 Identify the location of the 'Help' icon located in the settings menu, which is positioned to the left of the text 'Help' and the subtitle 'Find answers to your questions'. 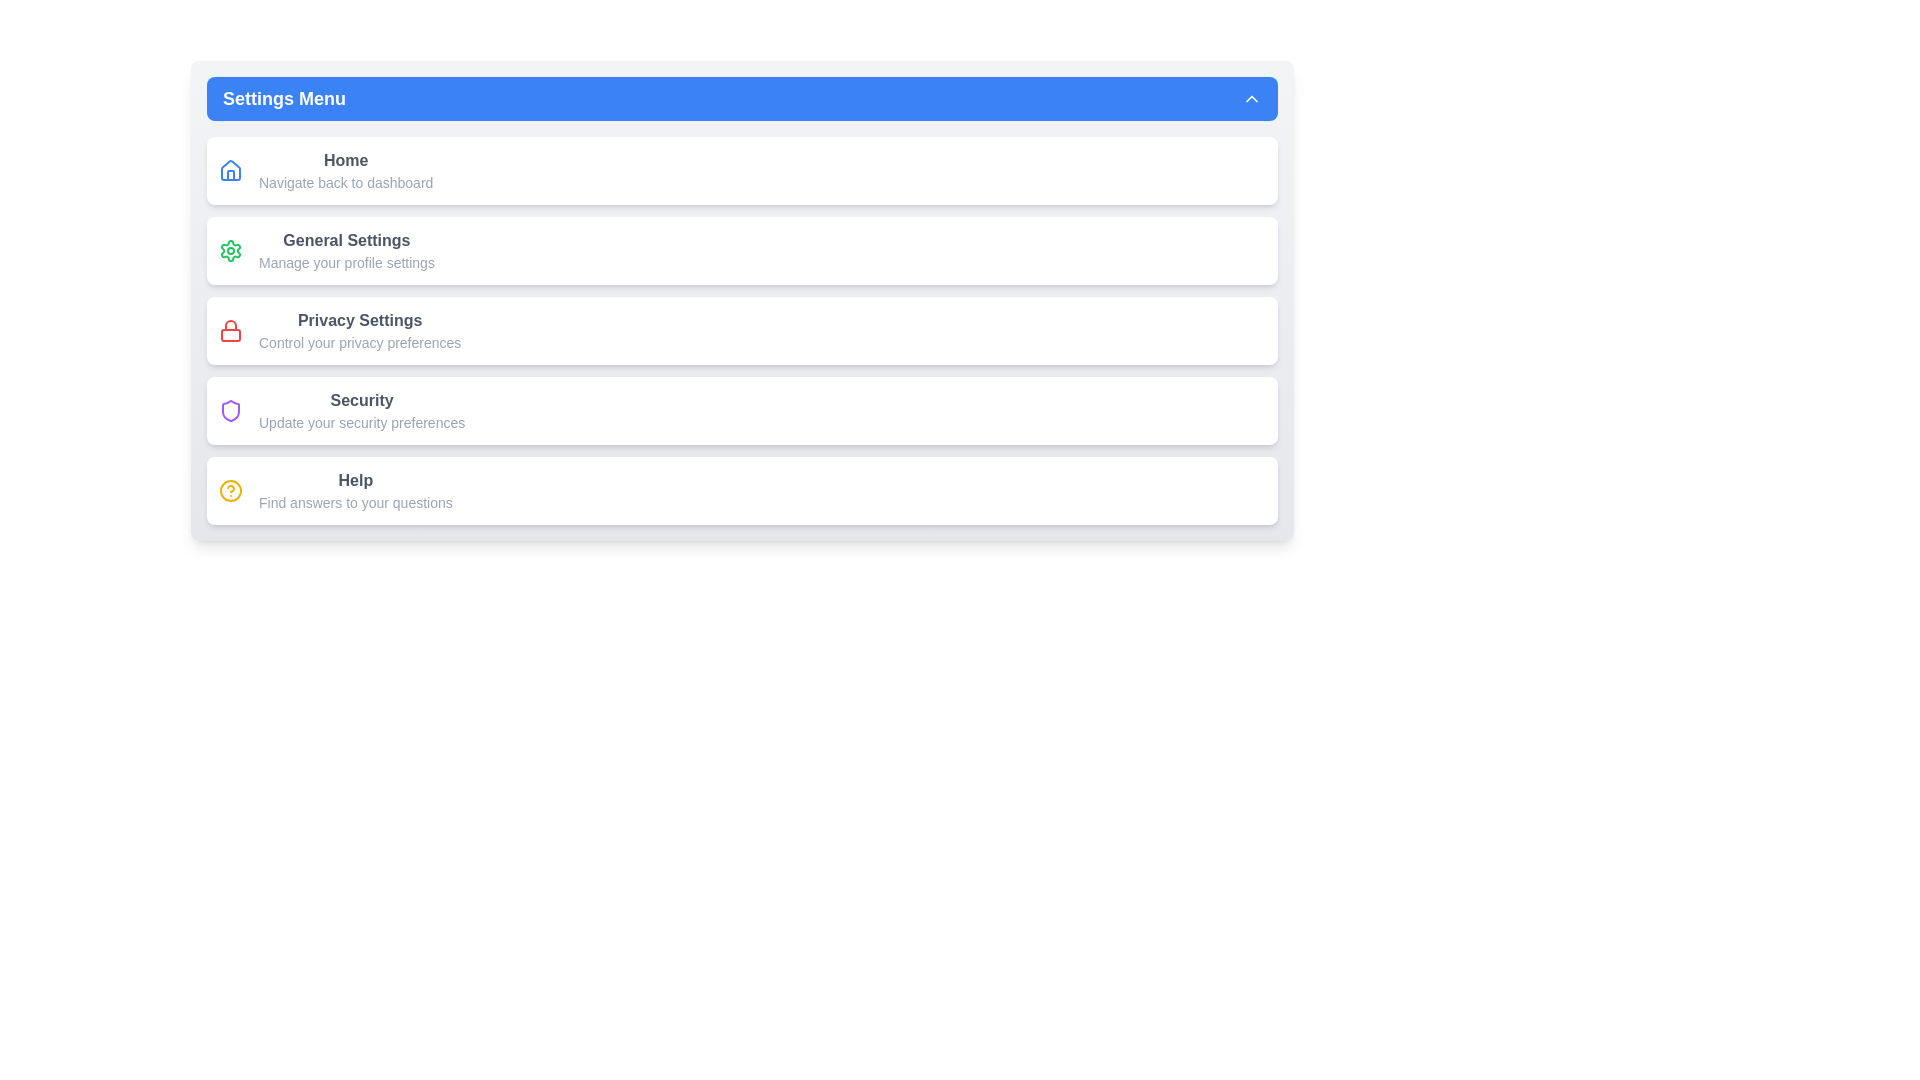
(230, 490).